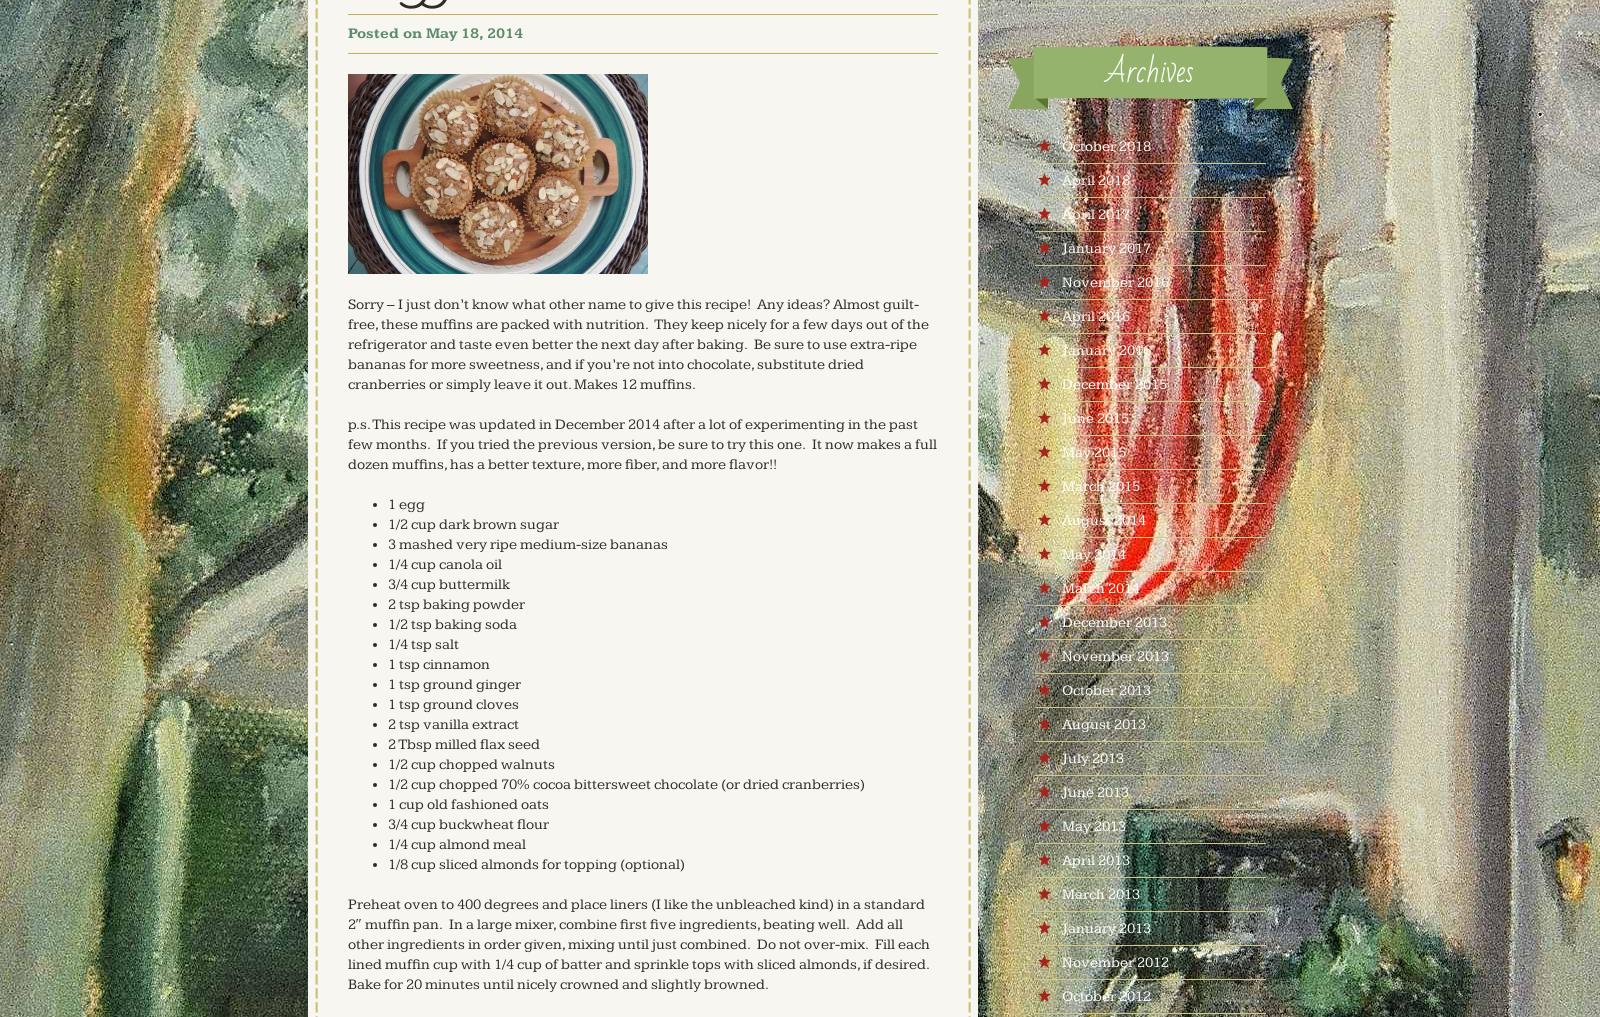  What do you see at coordinates (1105, 349) in the screenshot?
I see `'January 2016'` at bounding box center [1105, 349].